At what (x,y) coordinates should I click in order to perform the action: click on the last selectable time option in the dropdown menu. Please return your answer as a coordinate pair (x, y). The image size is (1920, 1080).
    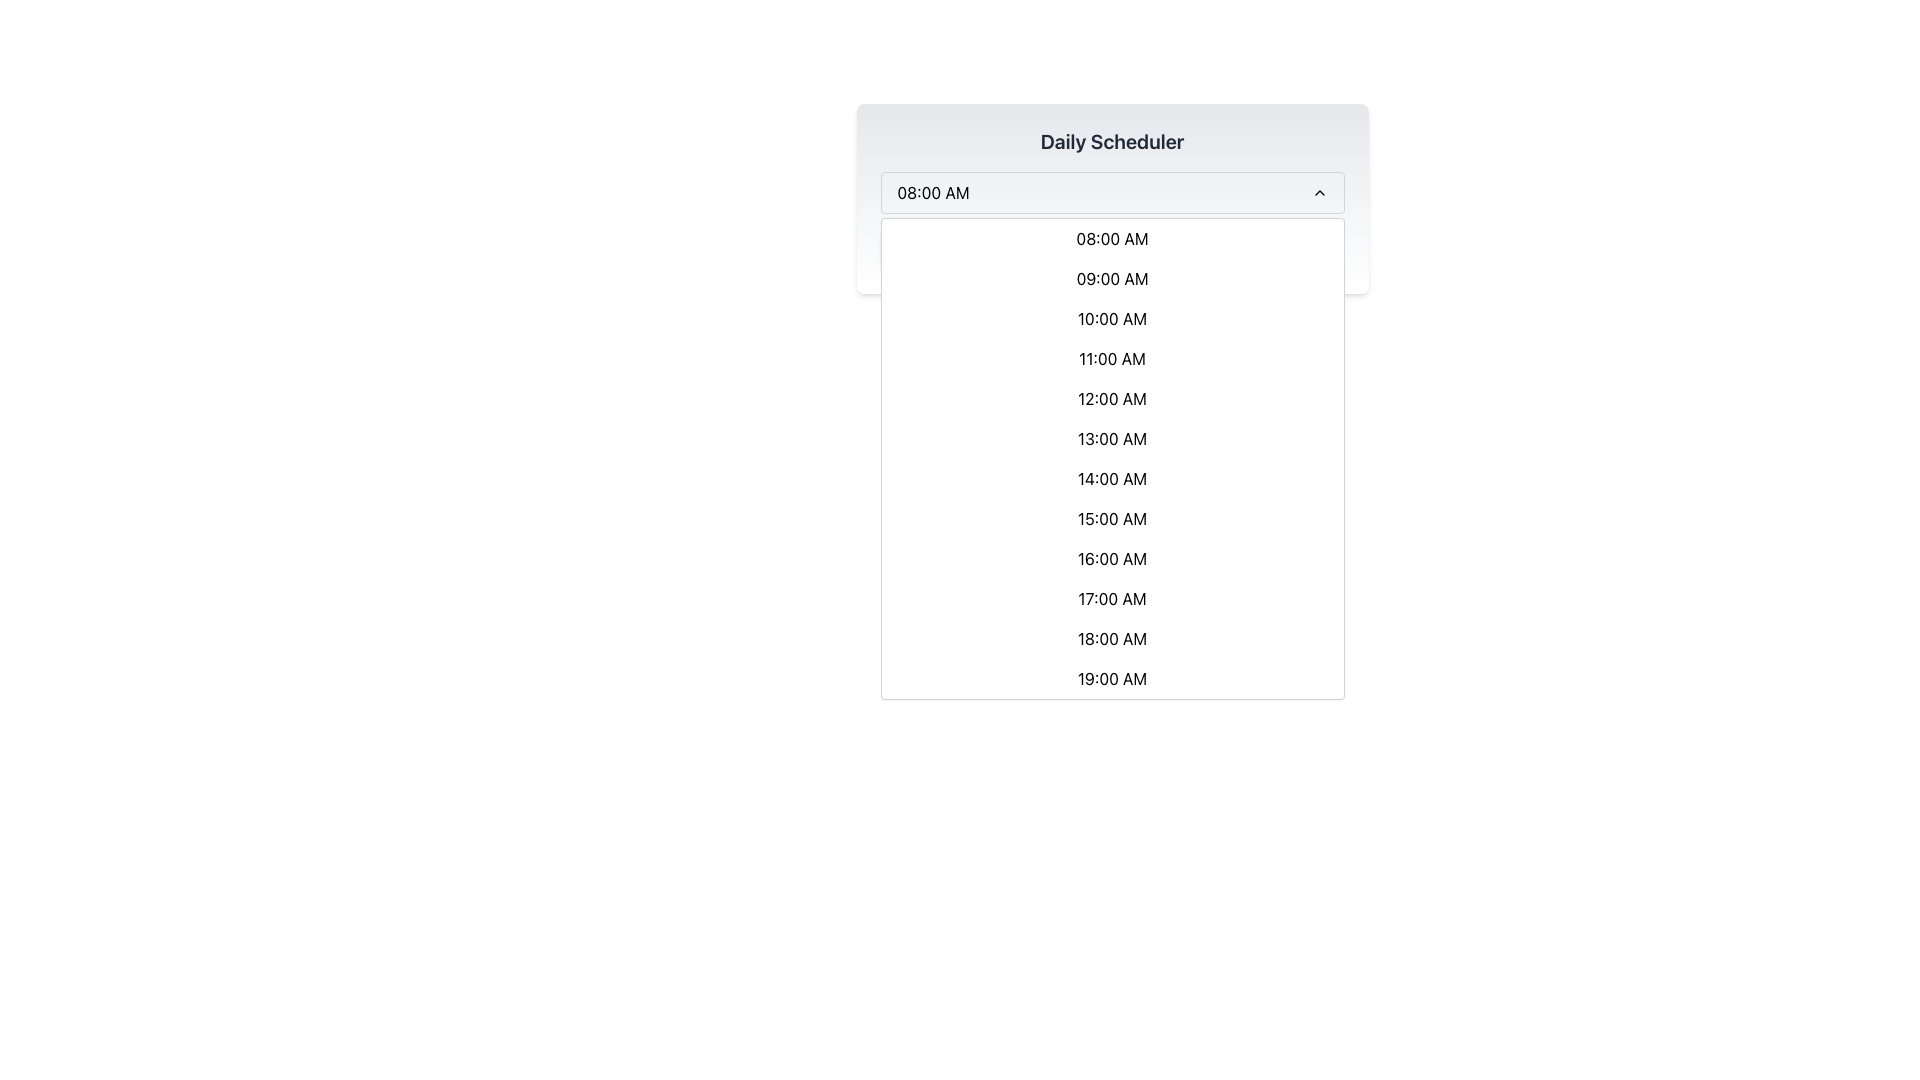
    Looking at the image, I should click on (1111, 677).